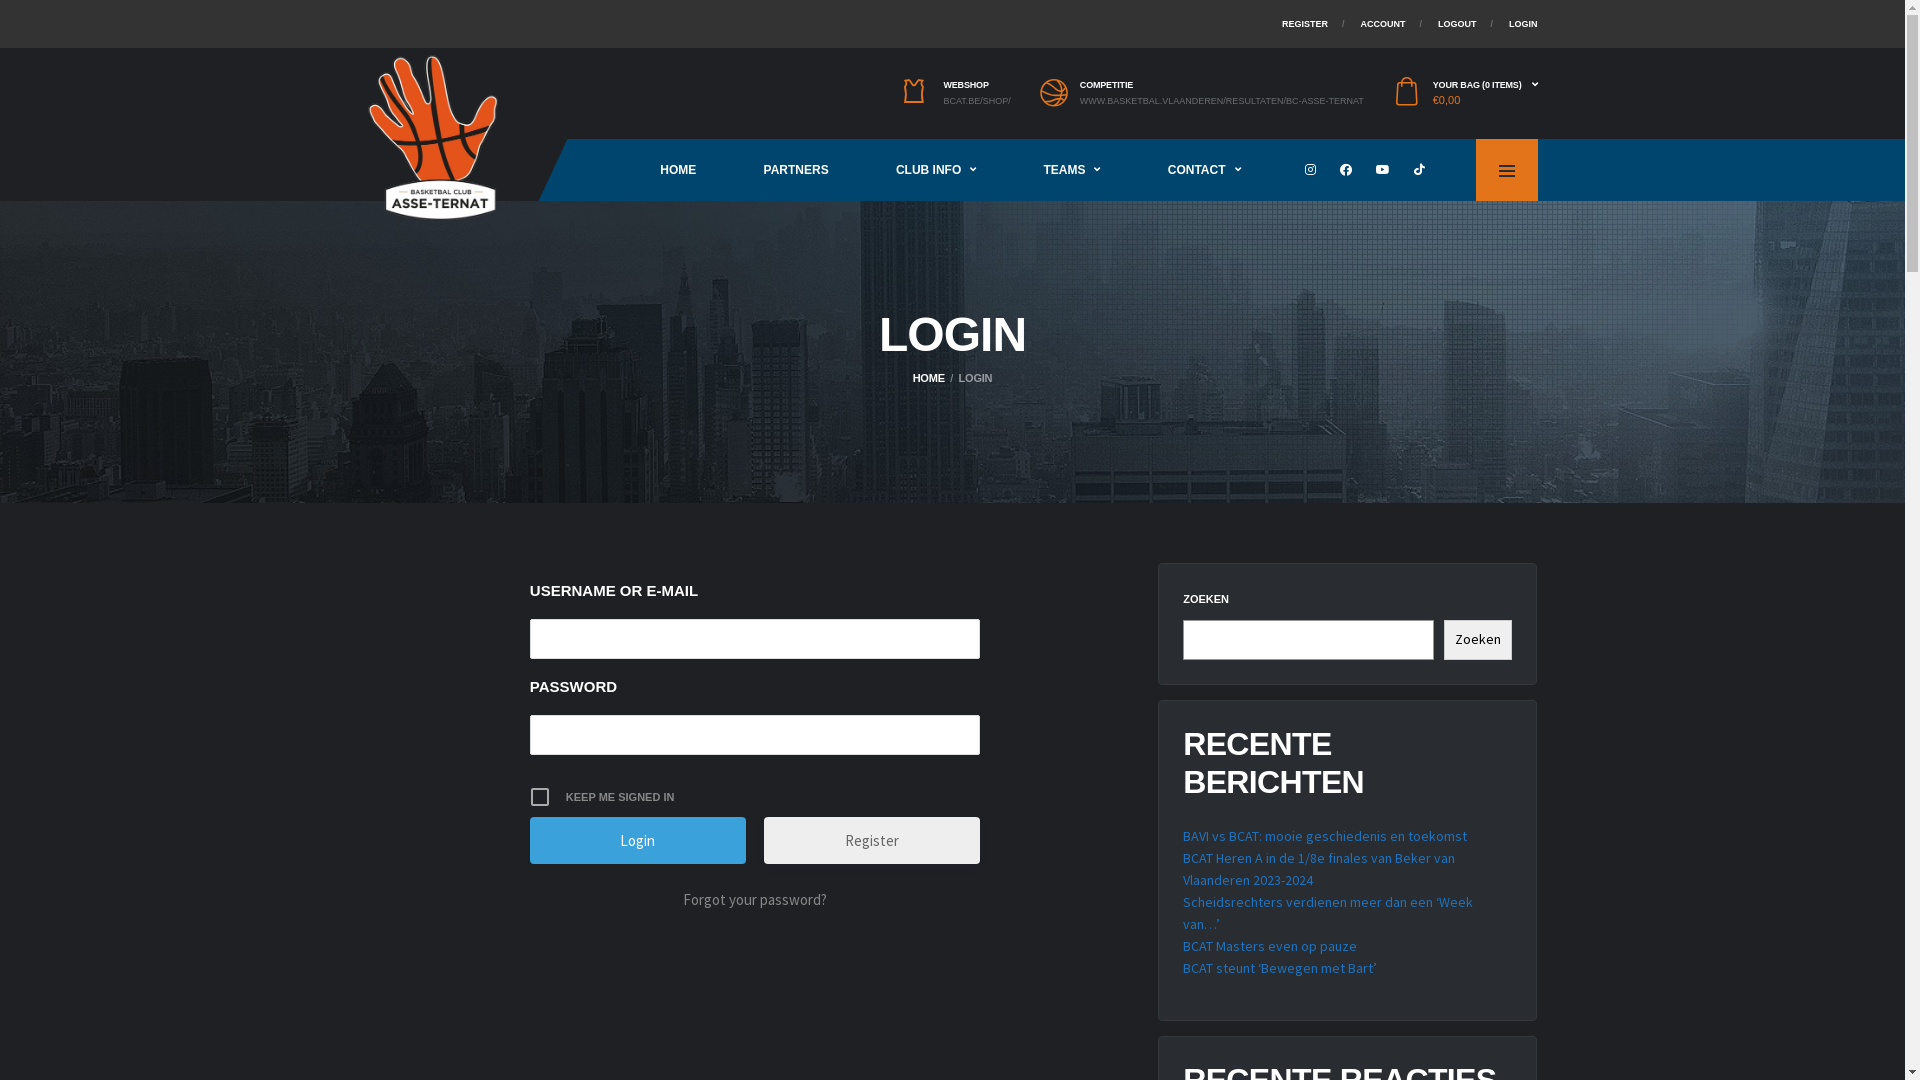  What do you see at coordinates (1478, 640) in the screenshot?
I see `'Zoeken'` at bounding box center [1478, 640].